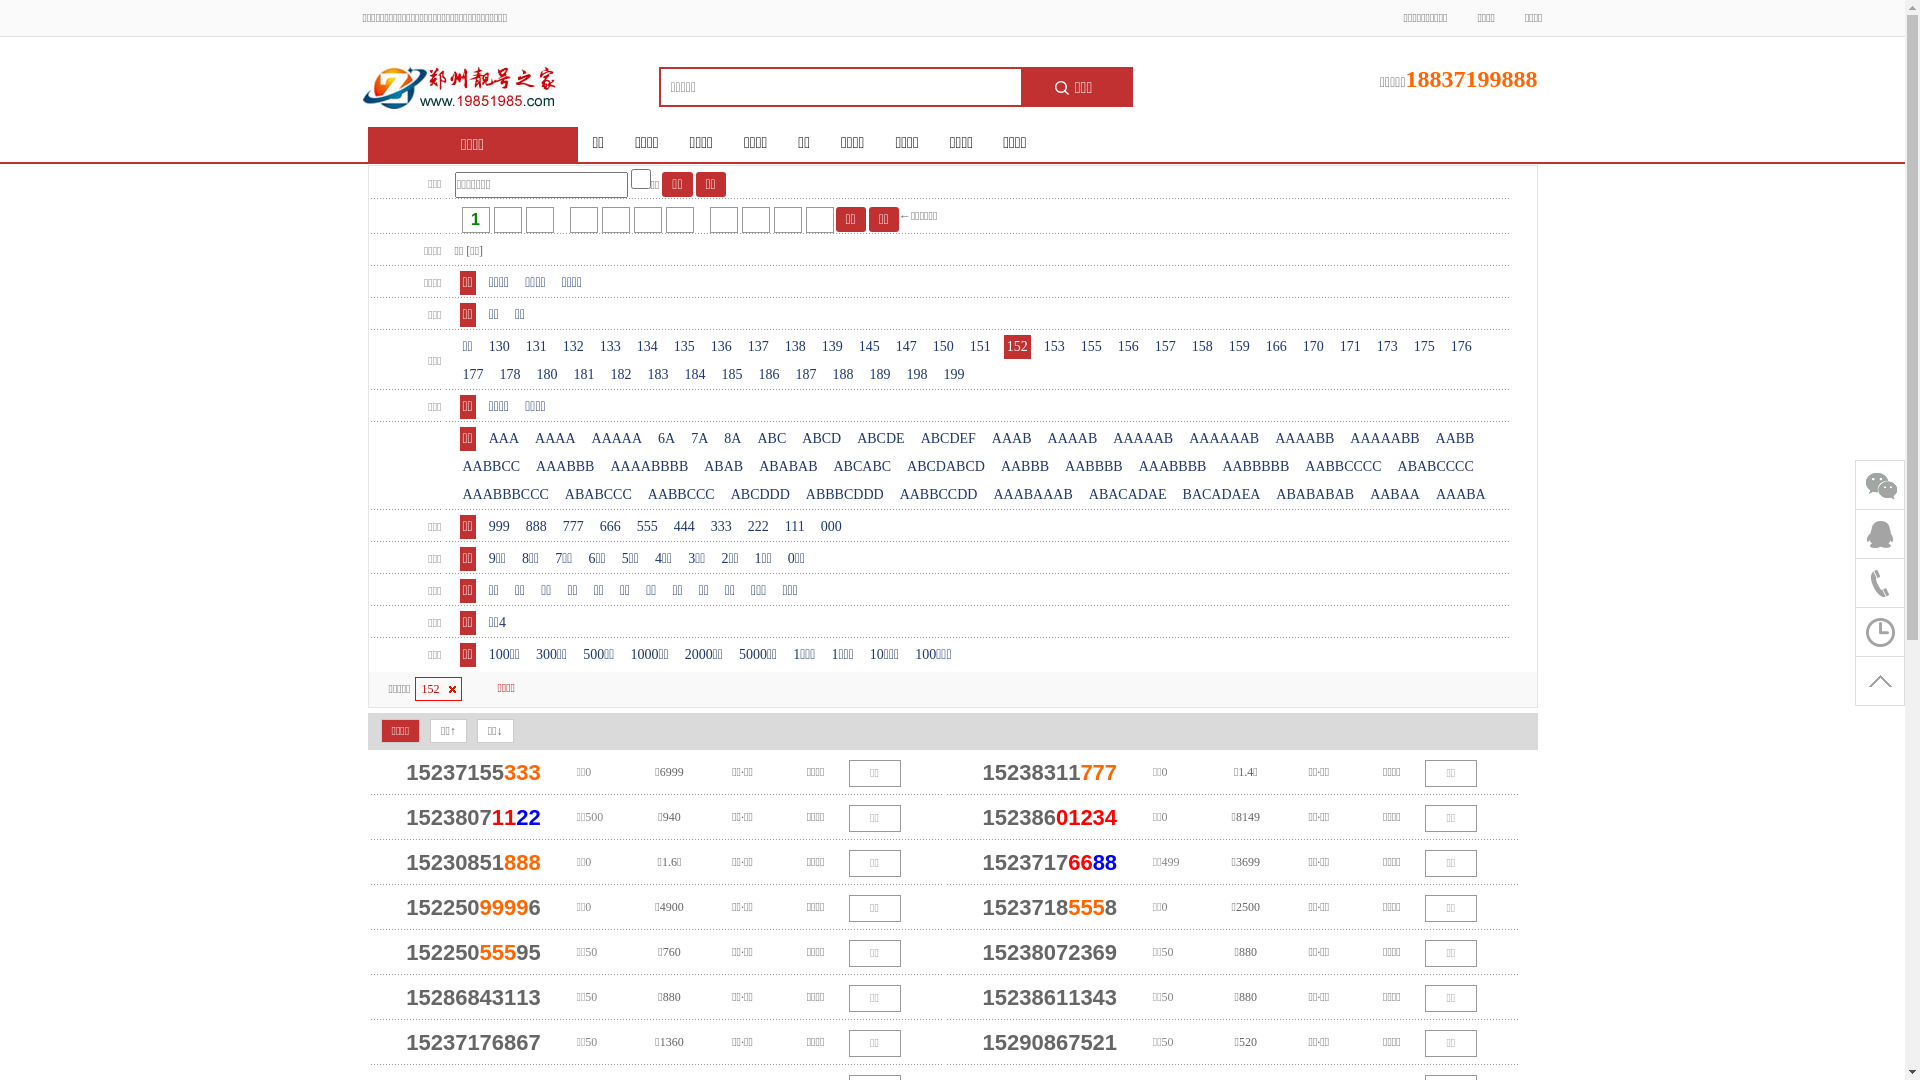 Image resolution: width=1920 pixels, height=1080 pixels. Describe the element at coordinates (499, 346) in the screenshot. I see `'130'` at that location.